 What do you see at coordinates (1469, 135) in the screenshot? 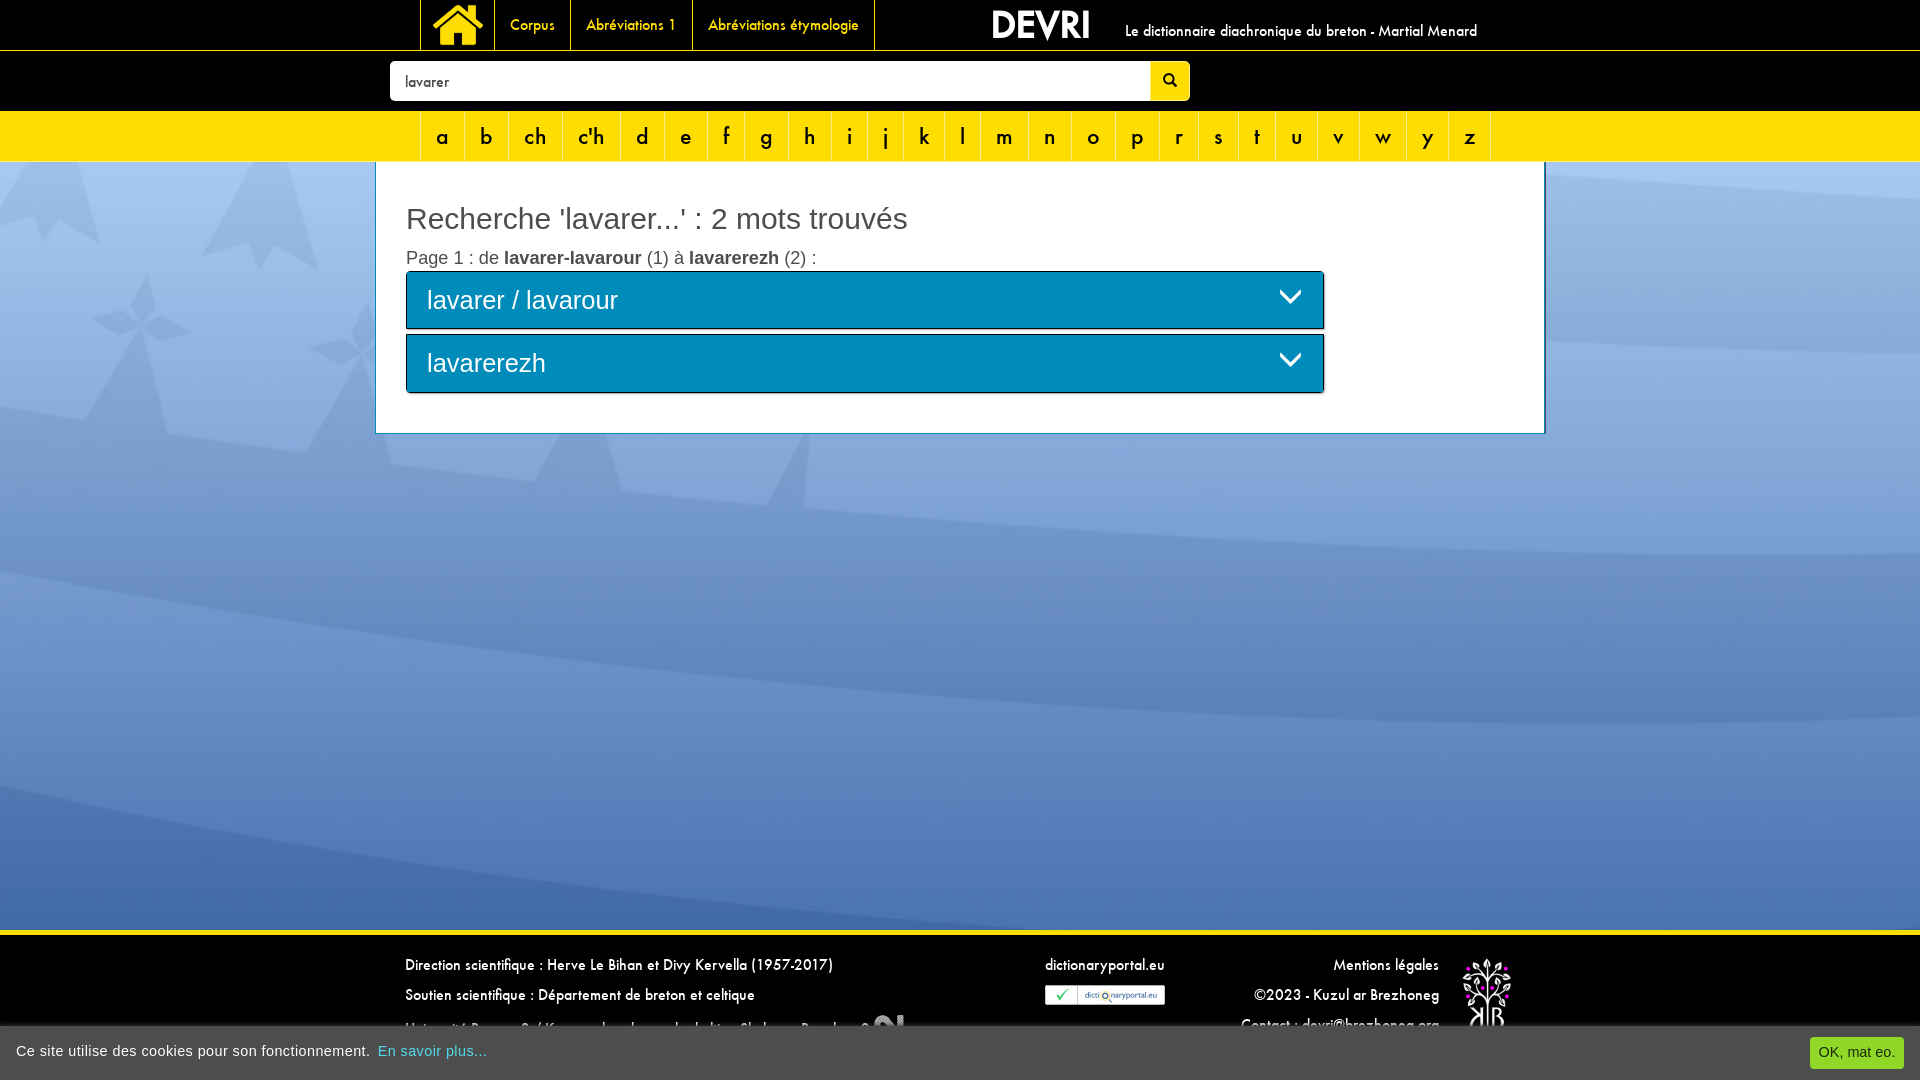
I see `'z'` at bounding box center [1469, 135].